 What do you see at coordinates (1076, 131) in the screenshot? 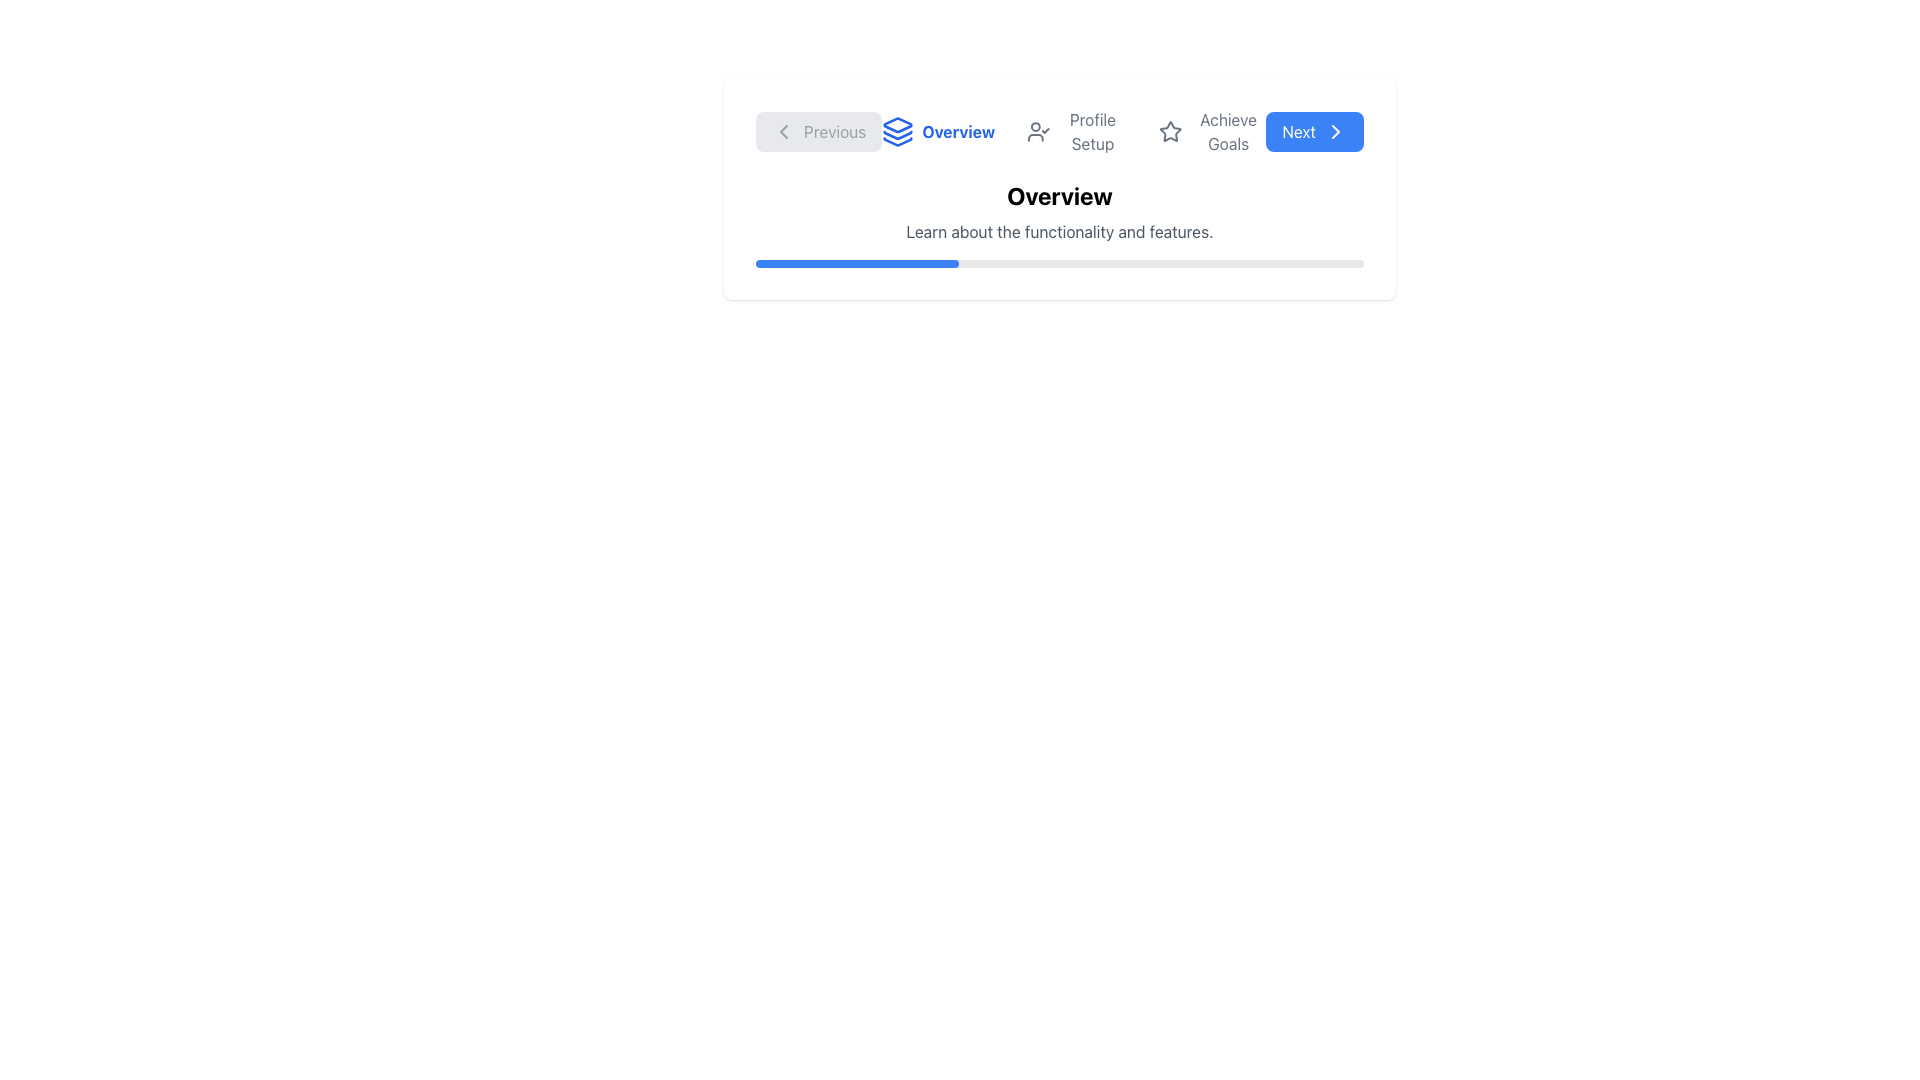
I see `the 'Profile Setup' navigation link, which is the second item in the horizontal navigation bar` at bounding box center [1076, 131].